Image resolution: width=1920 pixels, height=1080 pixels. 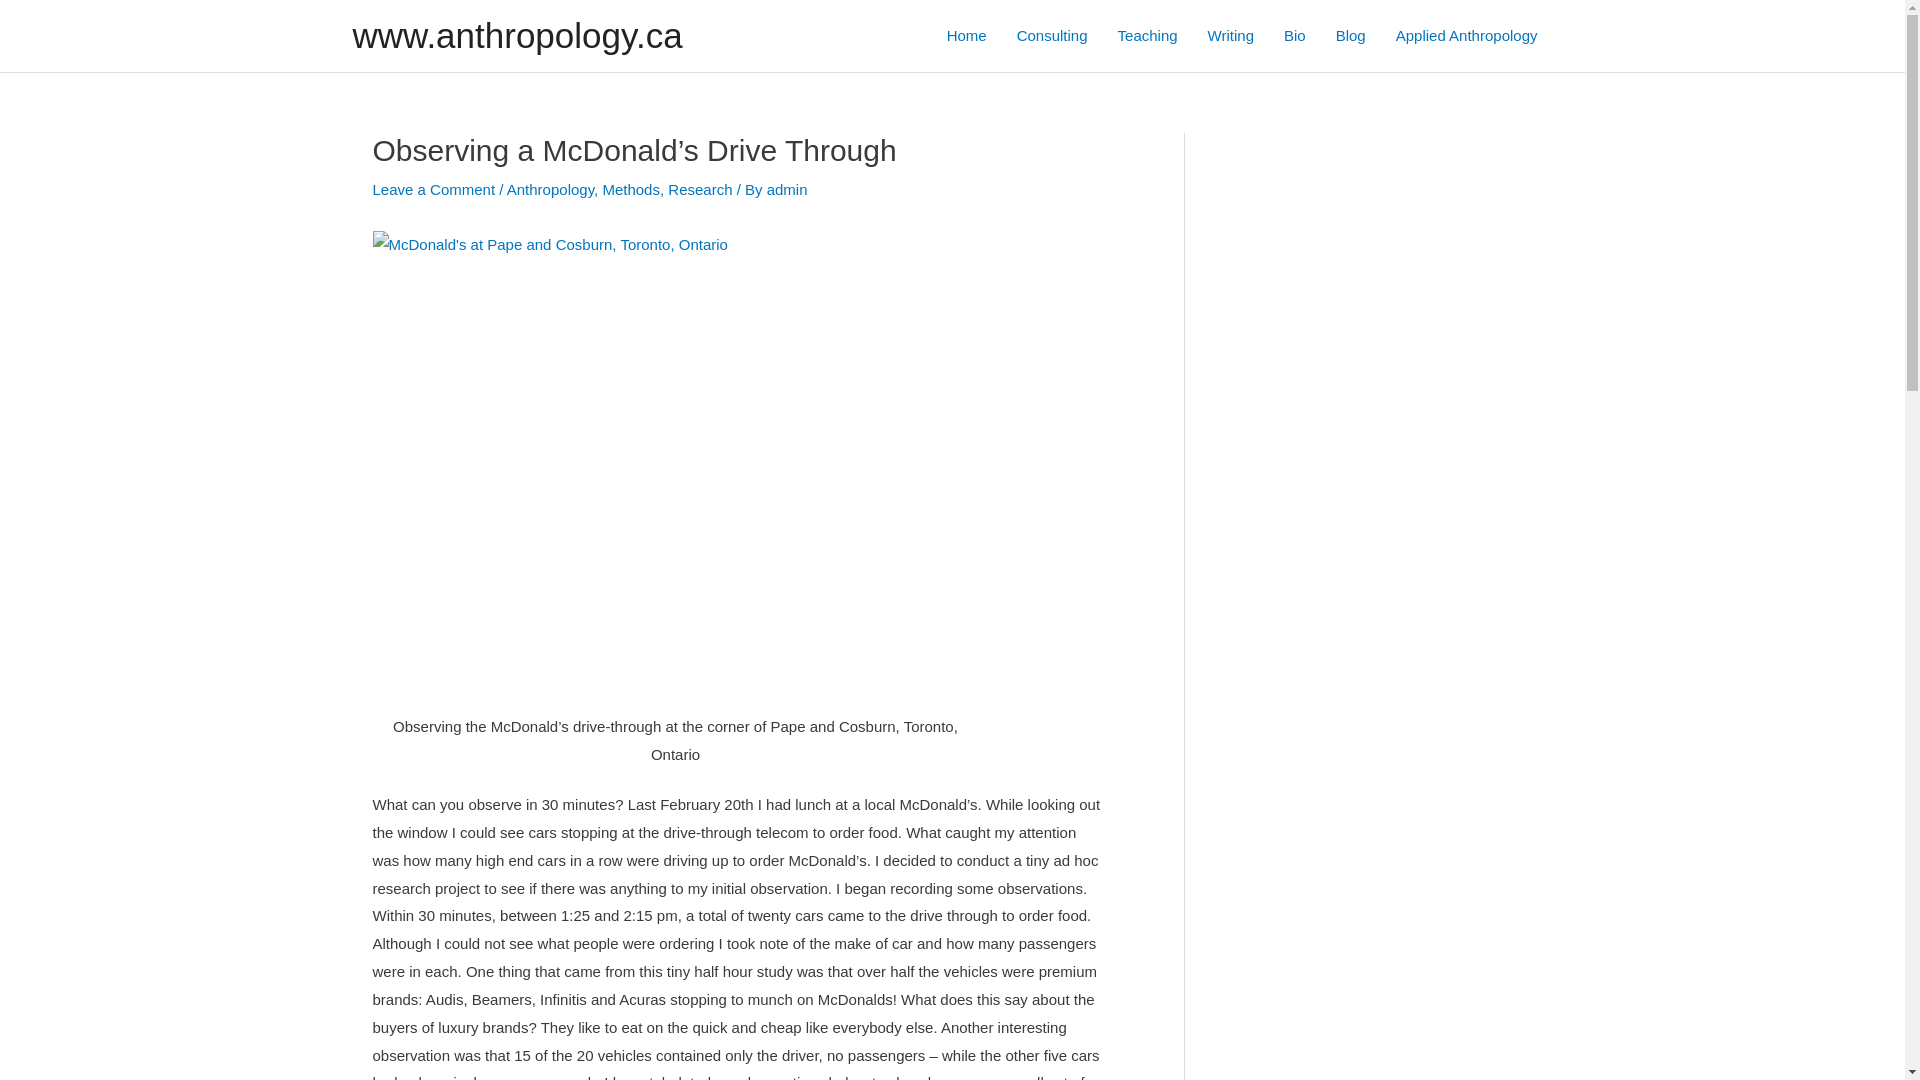 What do you see at coordinates (1467, 35) in the screenshot?
I see `'Applied Anthropology'` at bounding box center [1467, 35].